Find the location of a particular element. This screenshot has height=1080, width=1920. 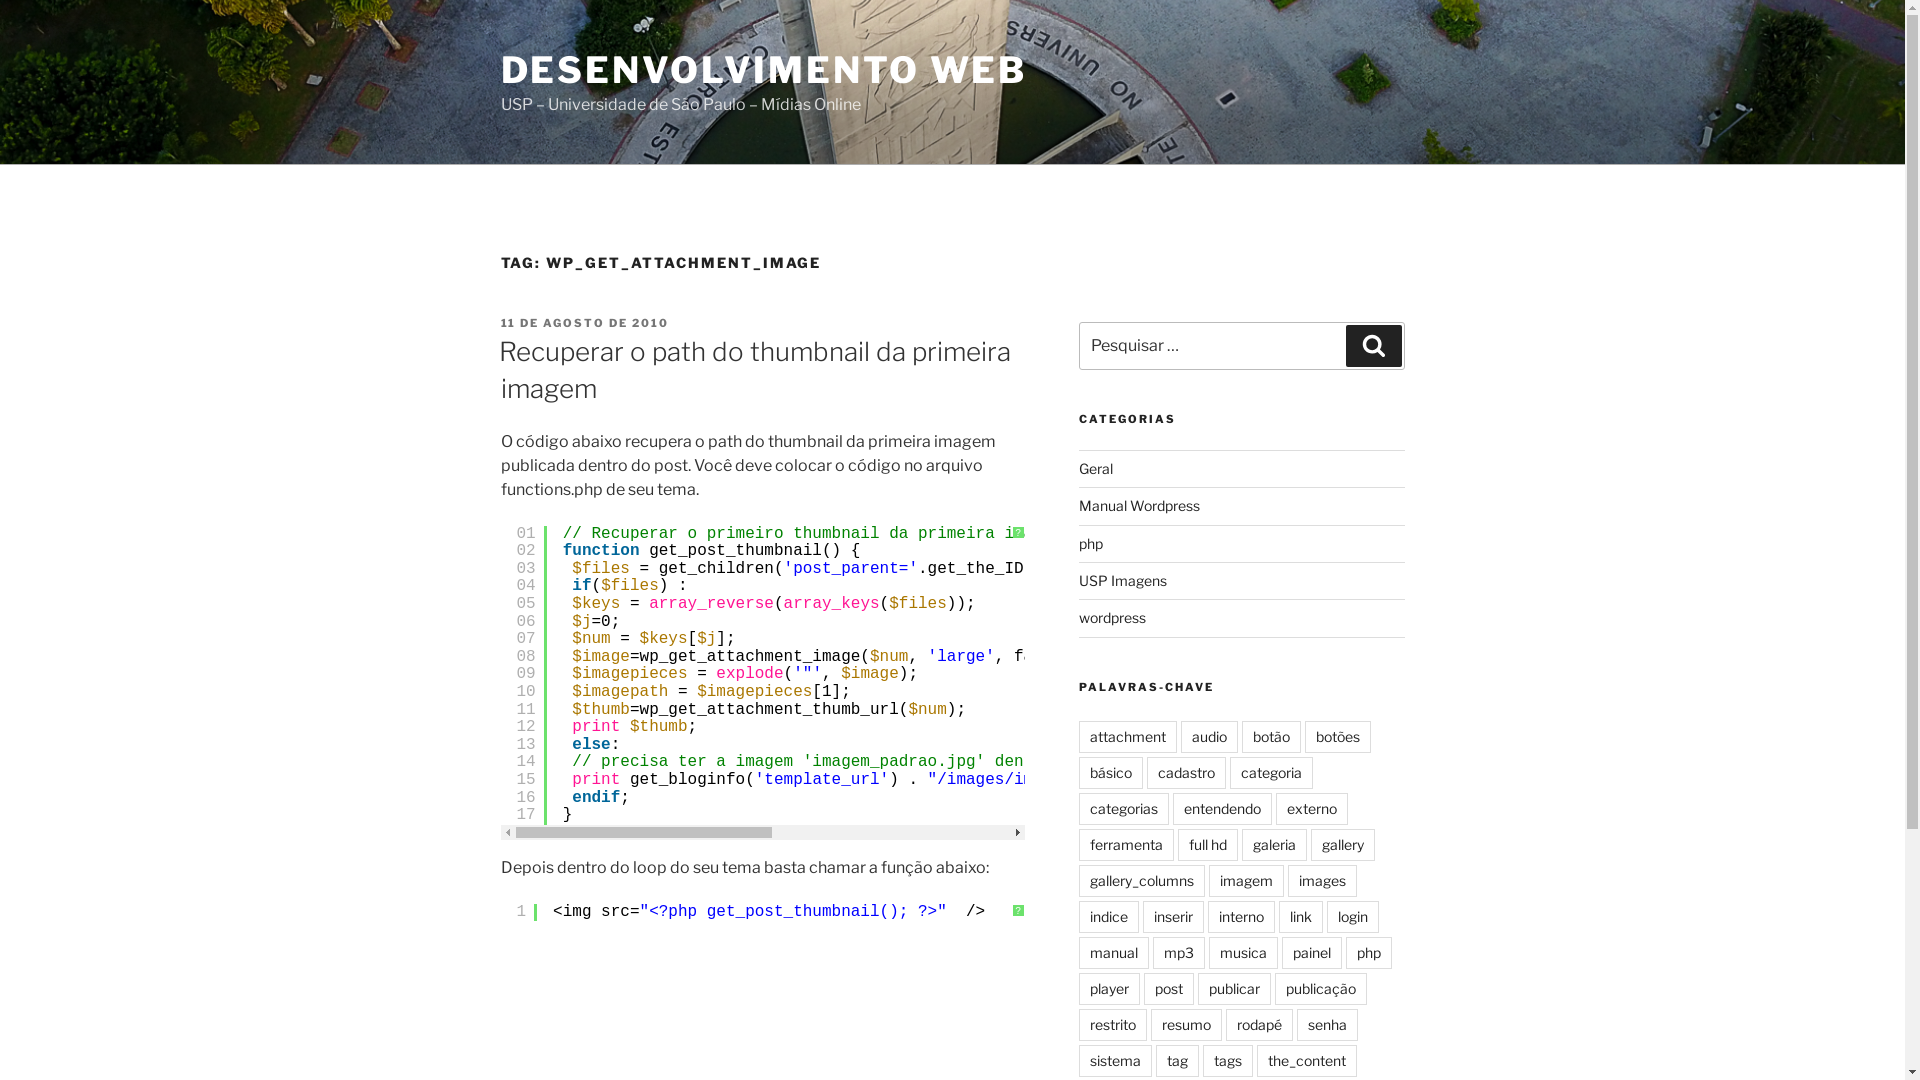

'imagem' is located at coordinates (1245, 879).